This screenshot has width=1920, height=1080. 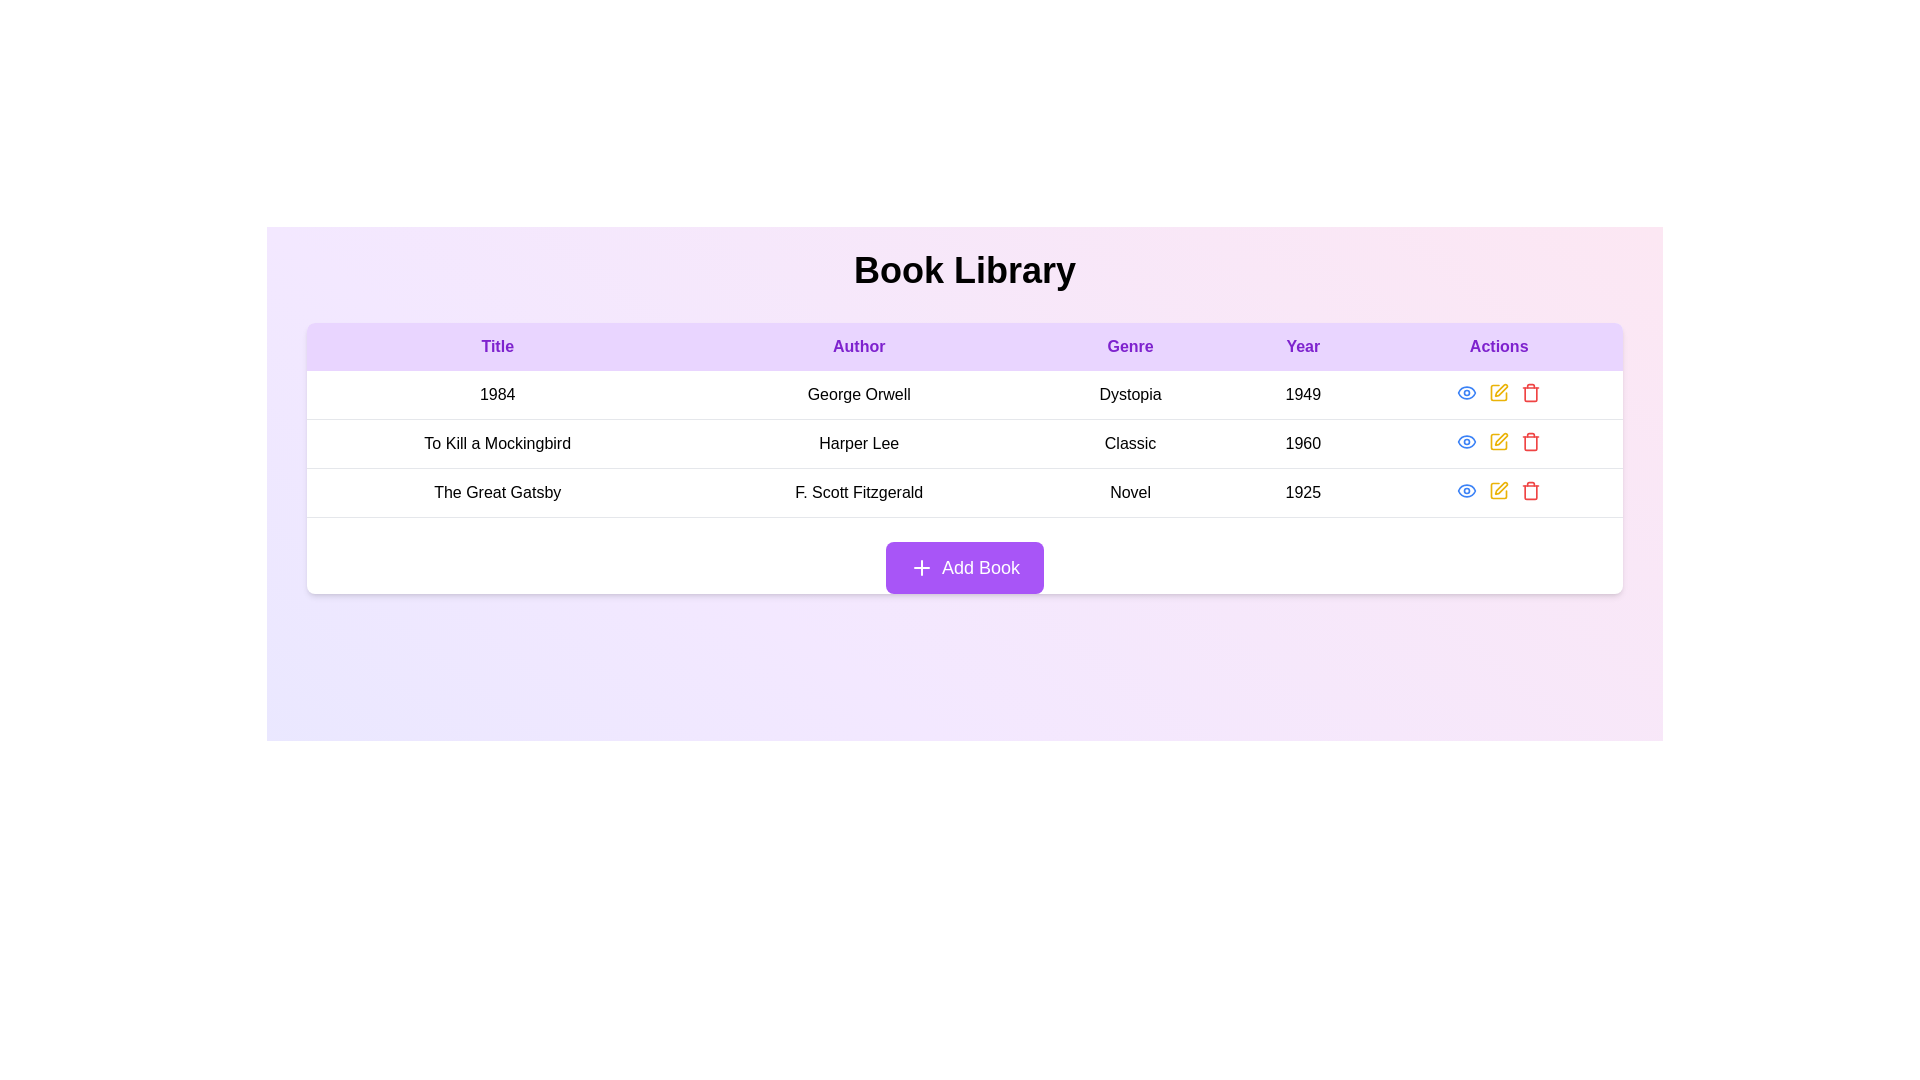 What do you see at coordinates (920, 567) in the screenshot?
I see `the 'Add Book' button icon, which visually represents the action of adding a book and is aligned left with the button's text` at bounding box center [920, 567].